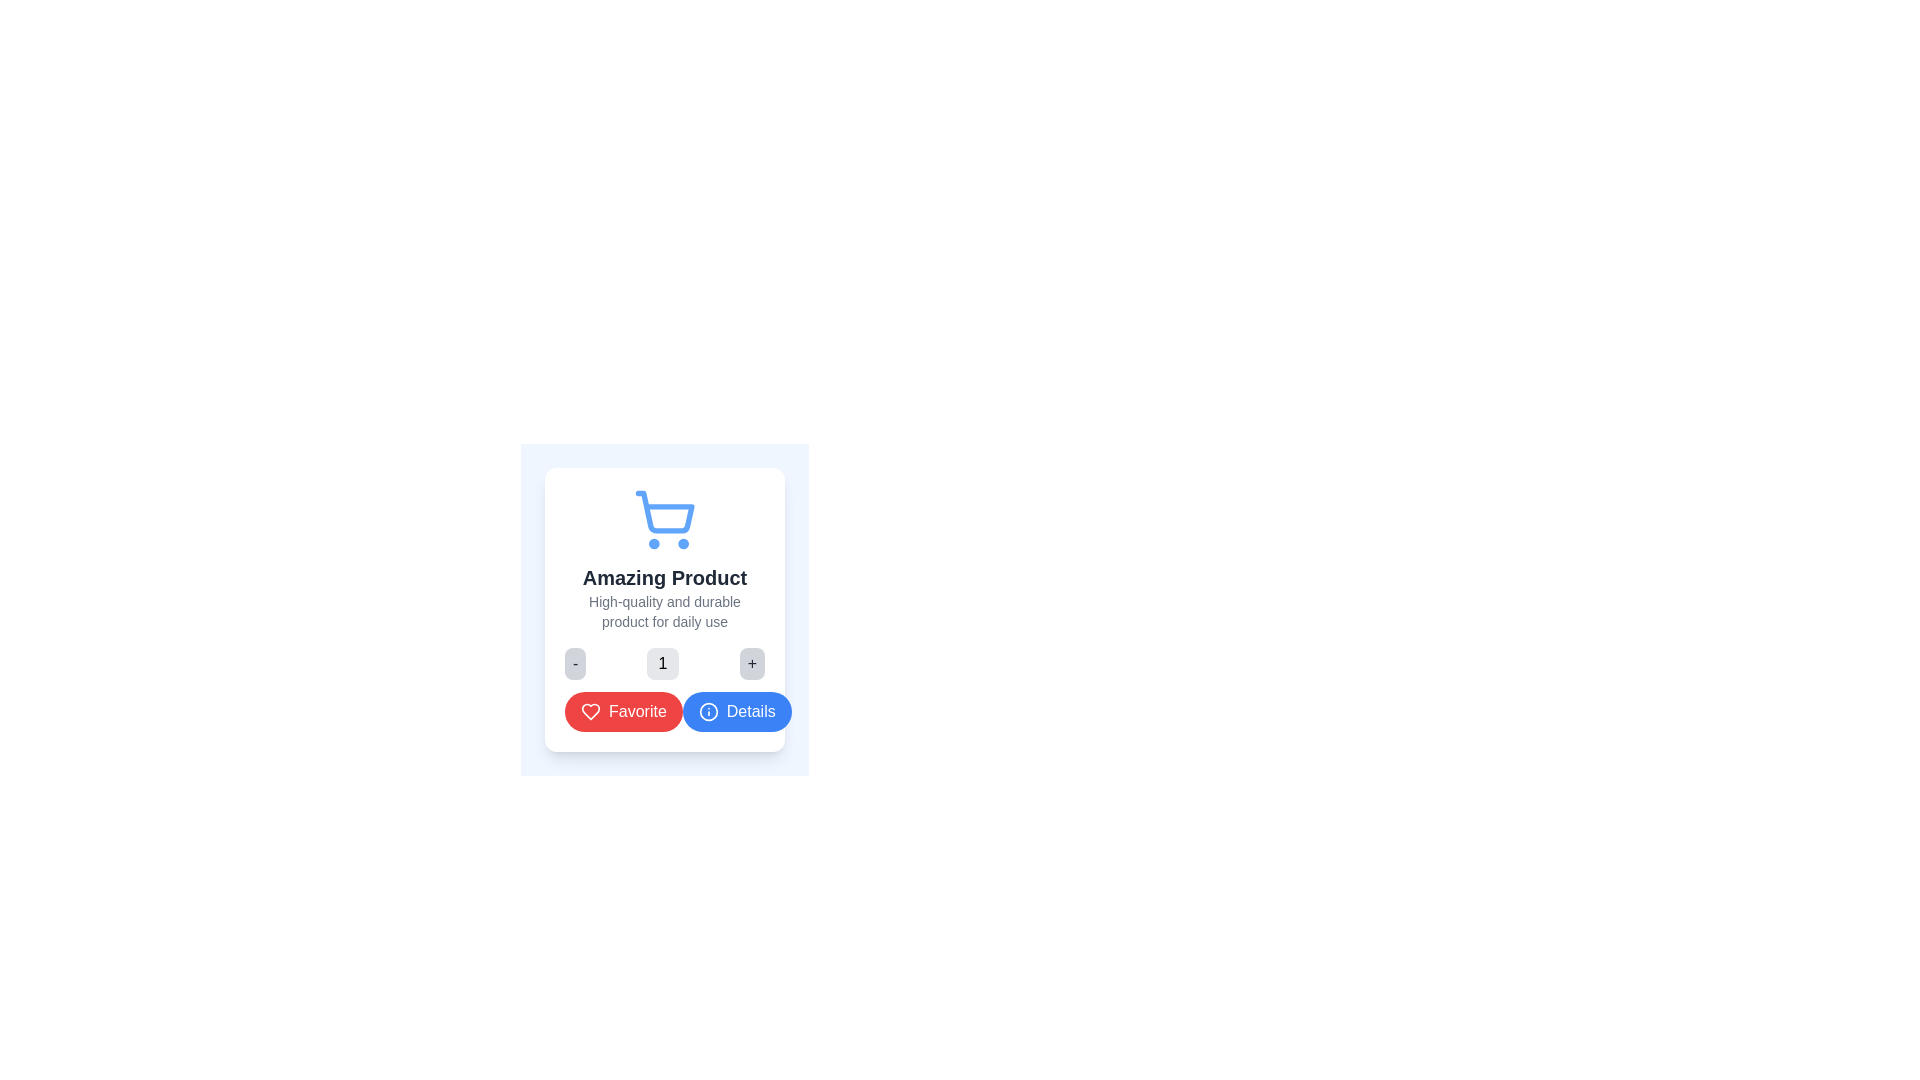  What do you see at coordinates (736, 711) in the screenshot?
I see `the blue rounded rectangle button labeled 'Details' located at the bottom of the card, positioned to the right of the 'Favorite' button, for a visual cue` at bounding box center [736, 711].